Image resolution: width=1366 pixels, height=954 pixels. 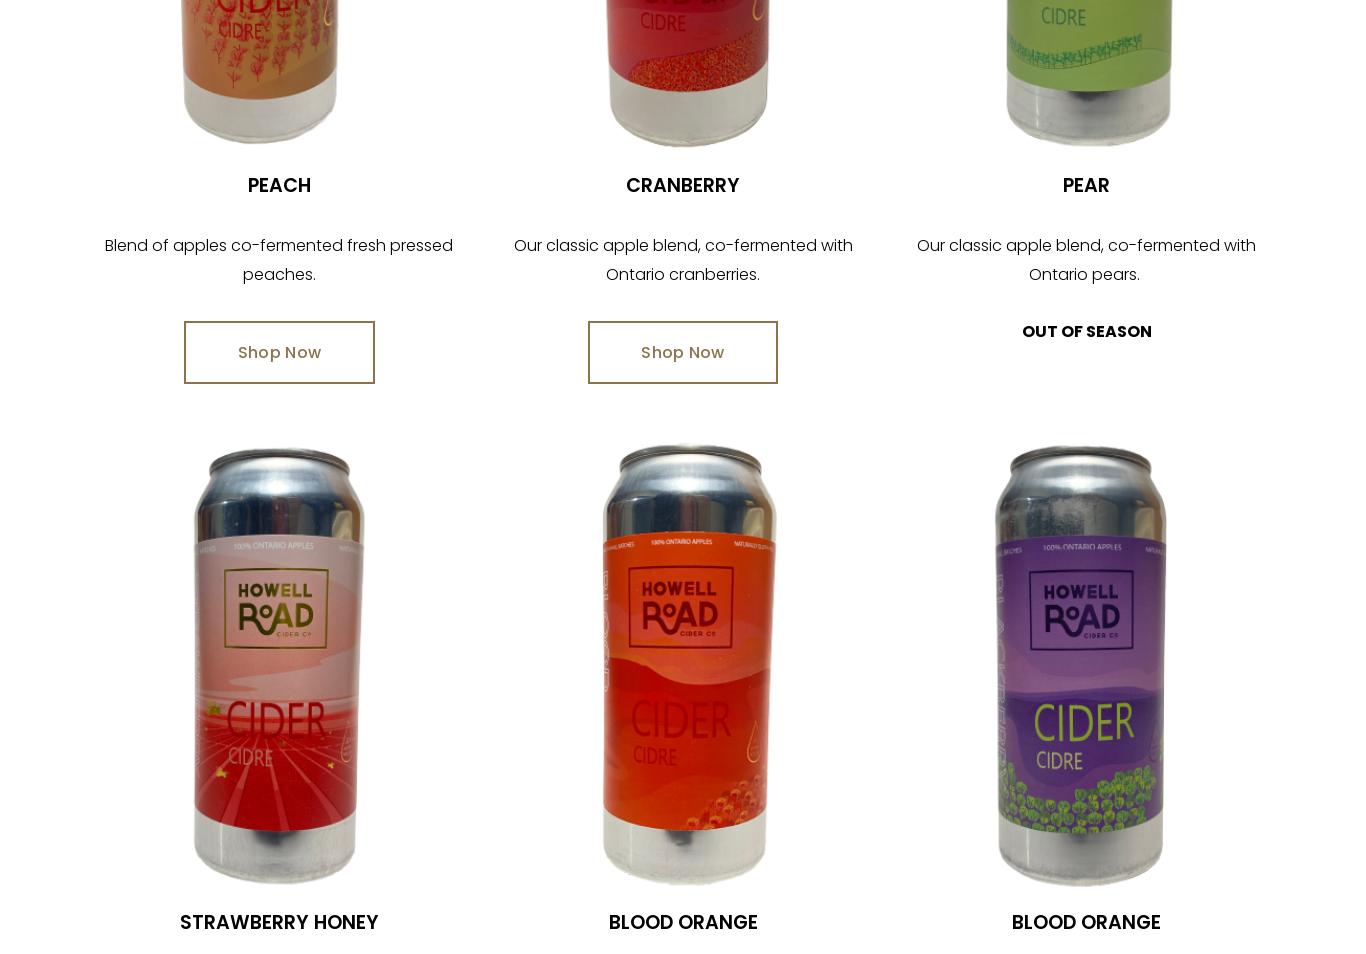 What do you see at coordinates (1084, 331) in the screenshot?
I see `'OUT OF SEASON'` at bounding box center [1084, 331].